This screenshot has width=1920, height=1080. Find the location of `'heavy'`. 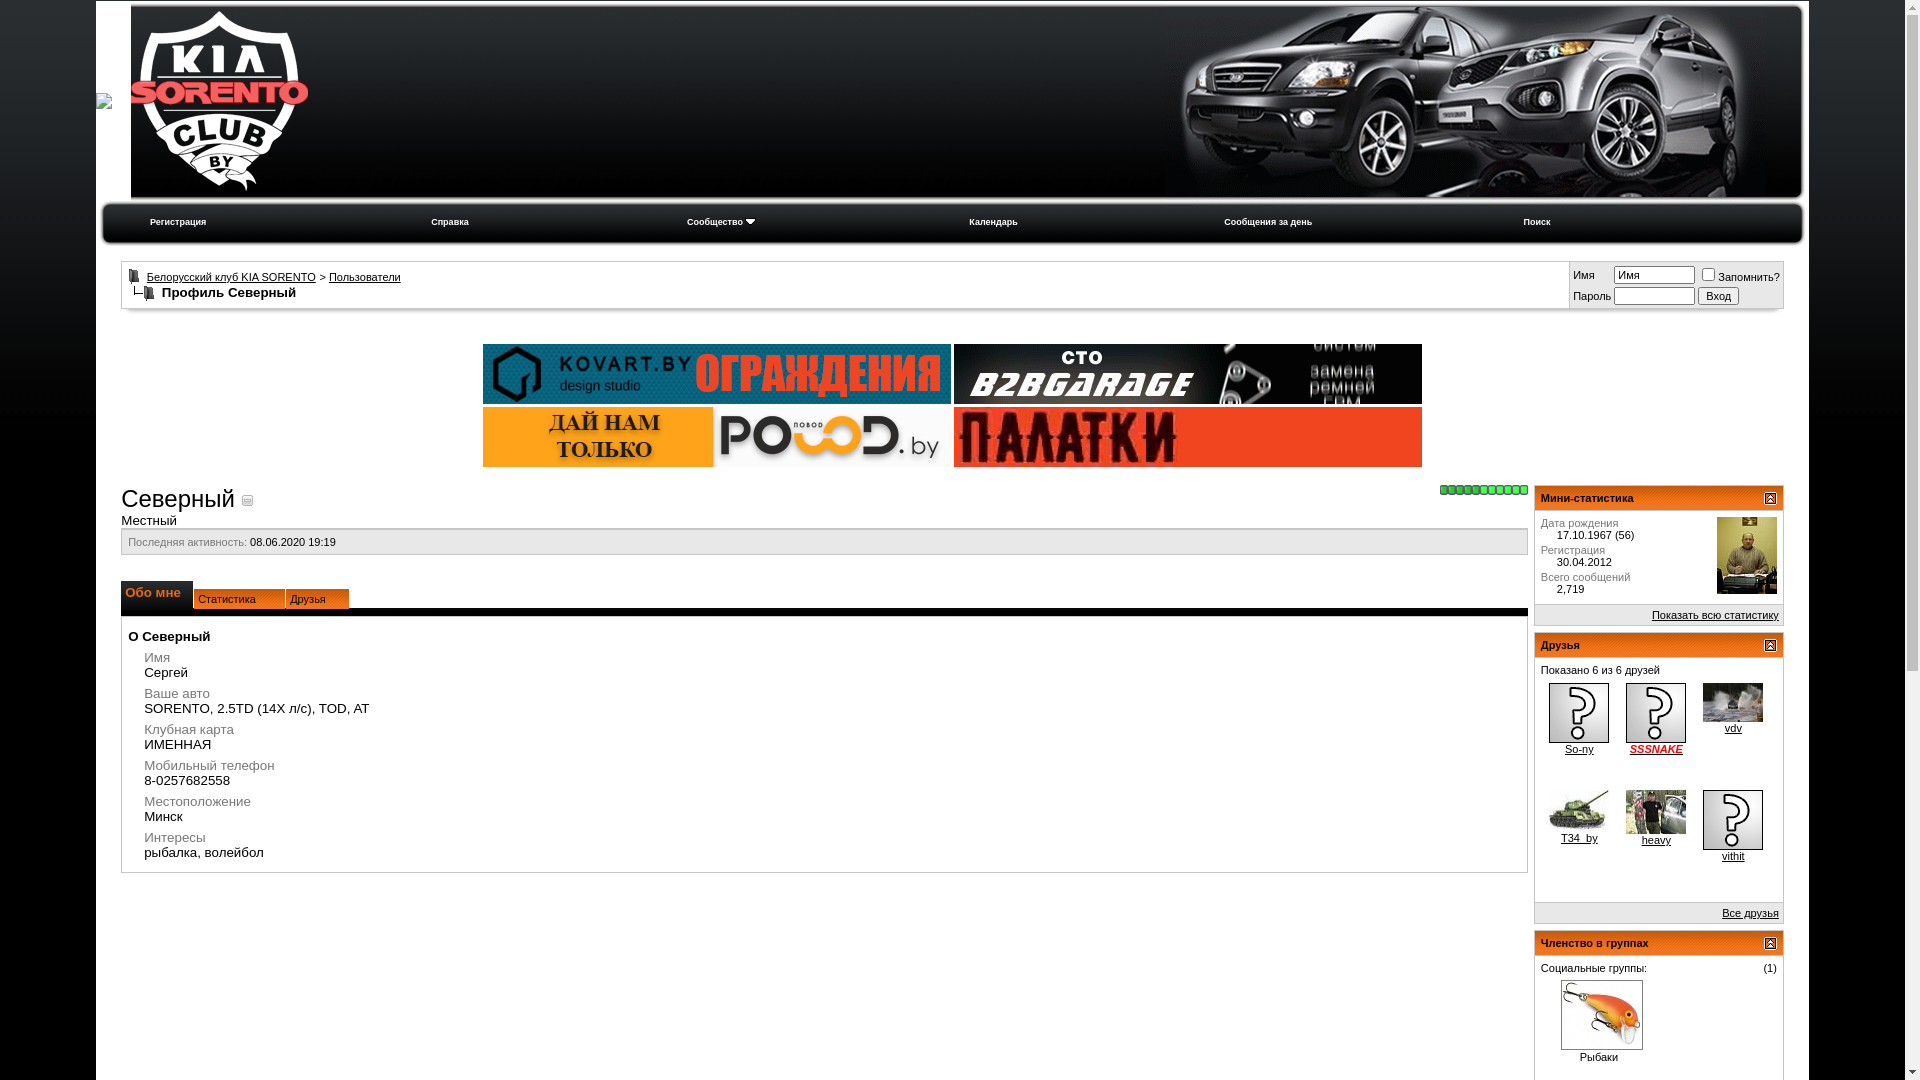

'heavy' is located at coordinates (1626, 812).